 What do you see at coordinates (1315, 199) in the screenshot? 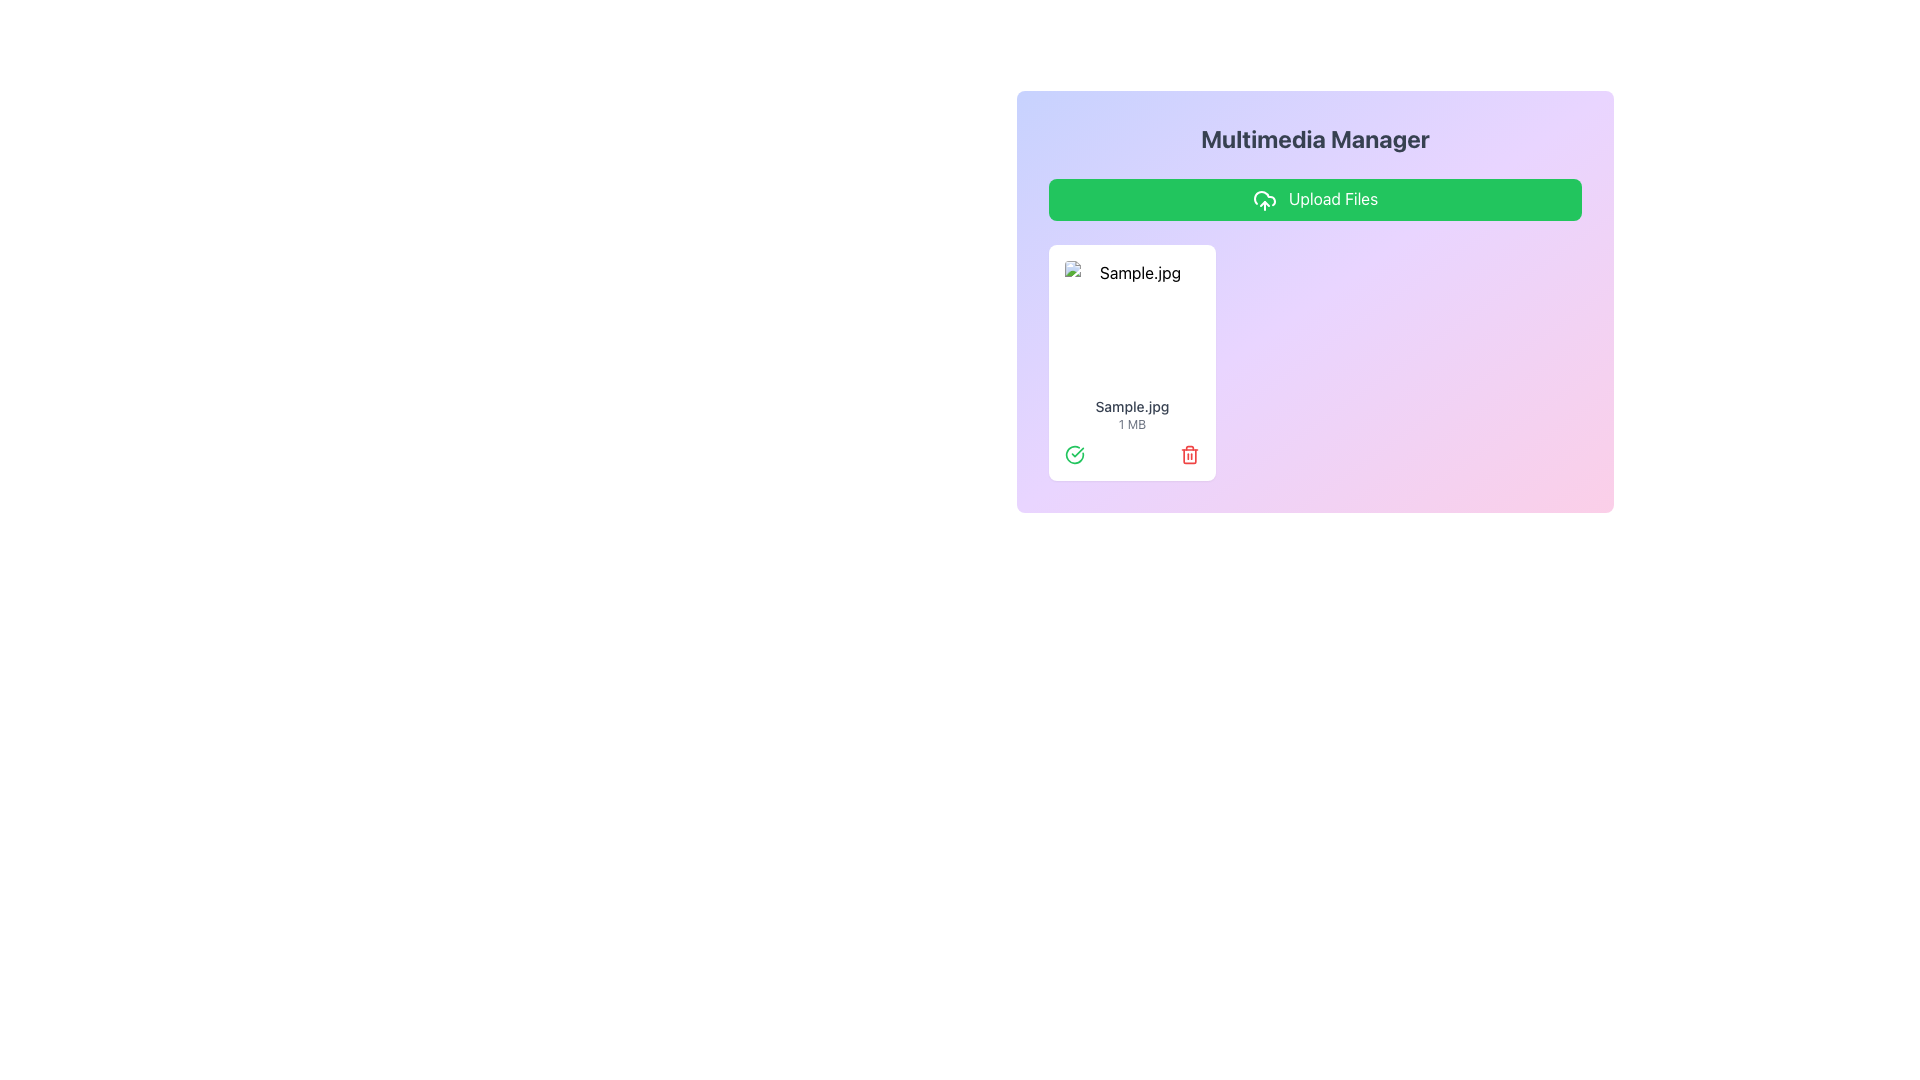
I see `the green rectangular 'Upload Files' button with rounded edges, located below the 'Multimedia Manager' title` at bounding box center [1315, 199].